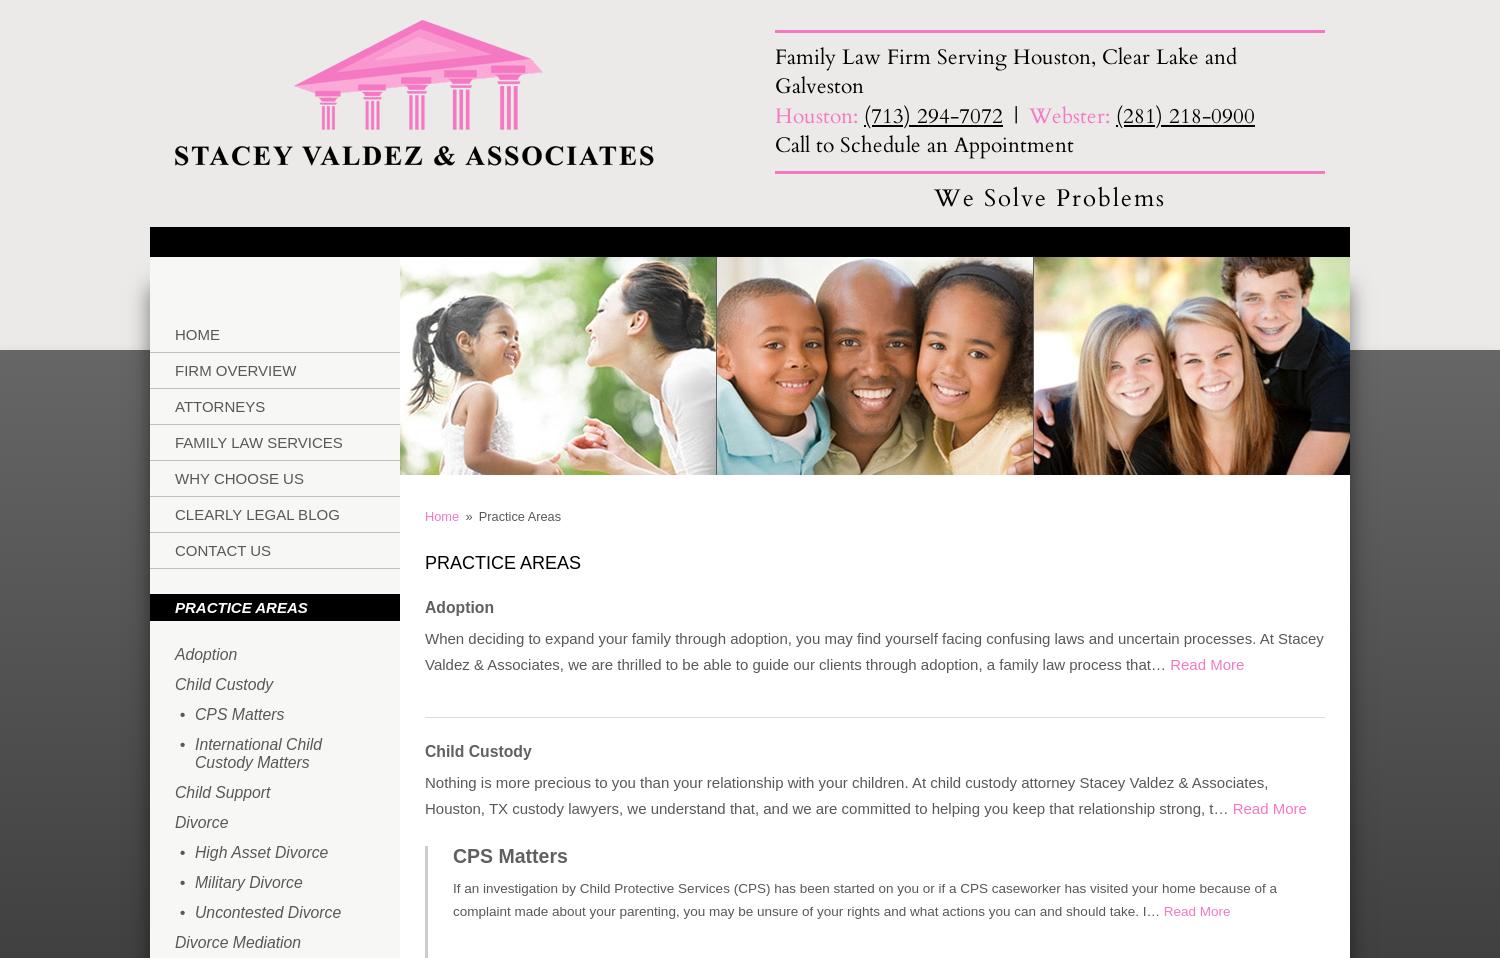  Describe the element at coordinates (258, 441) in the screenshot. I see `'Family Law Services'` at that location.